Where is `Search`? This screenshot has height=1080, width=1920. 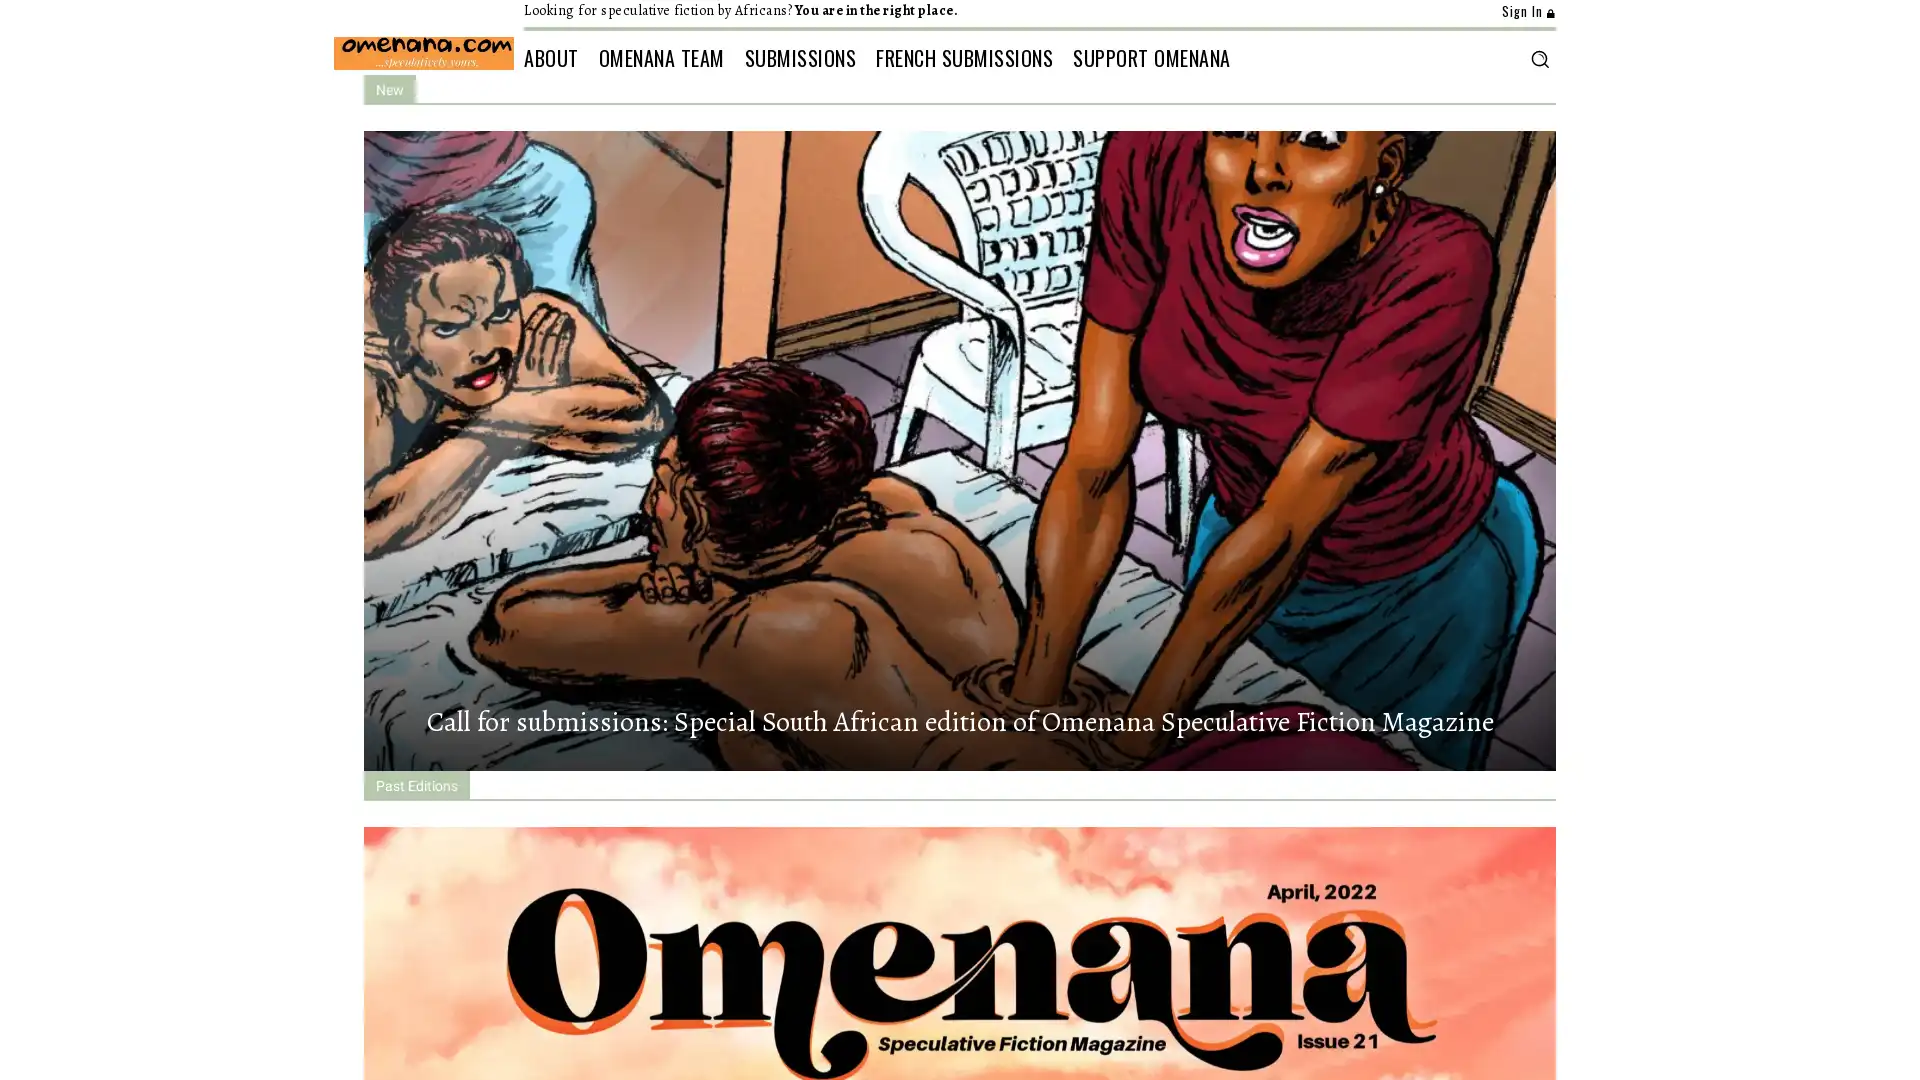
Search is located at coordinates (1538, 57).